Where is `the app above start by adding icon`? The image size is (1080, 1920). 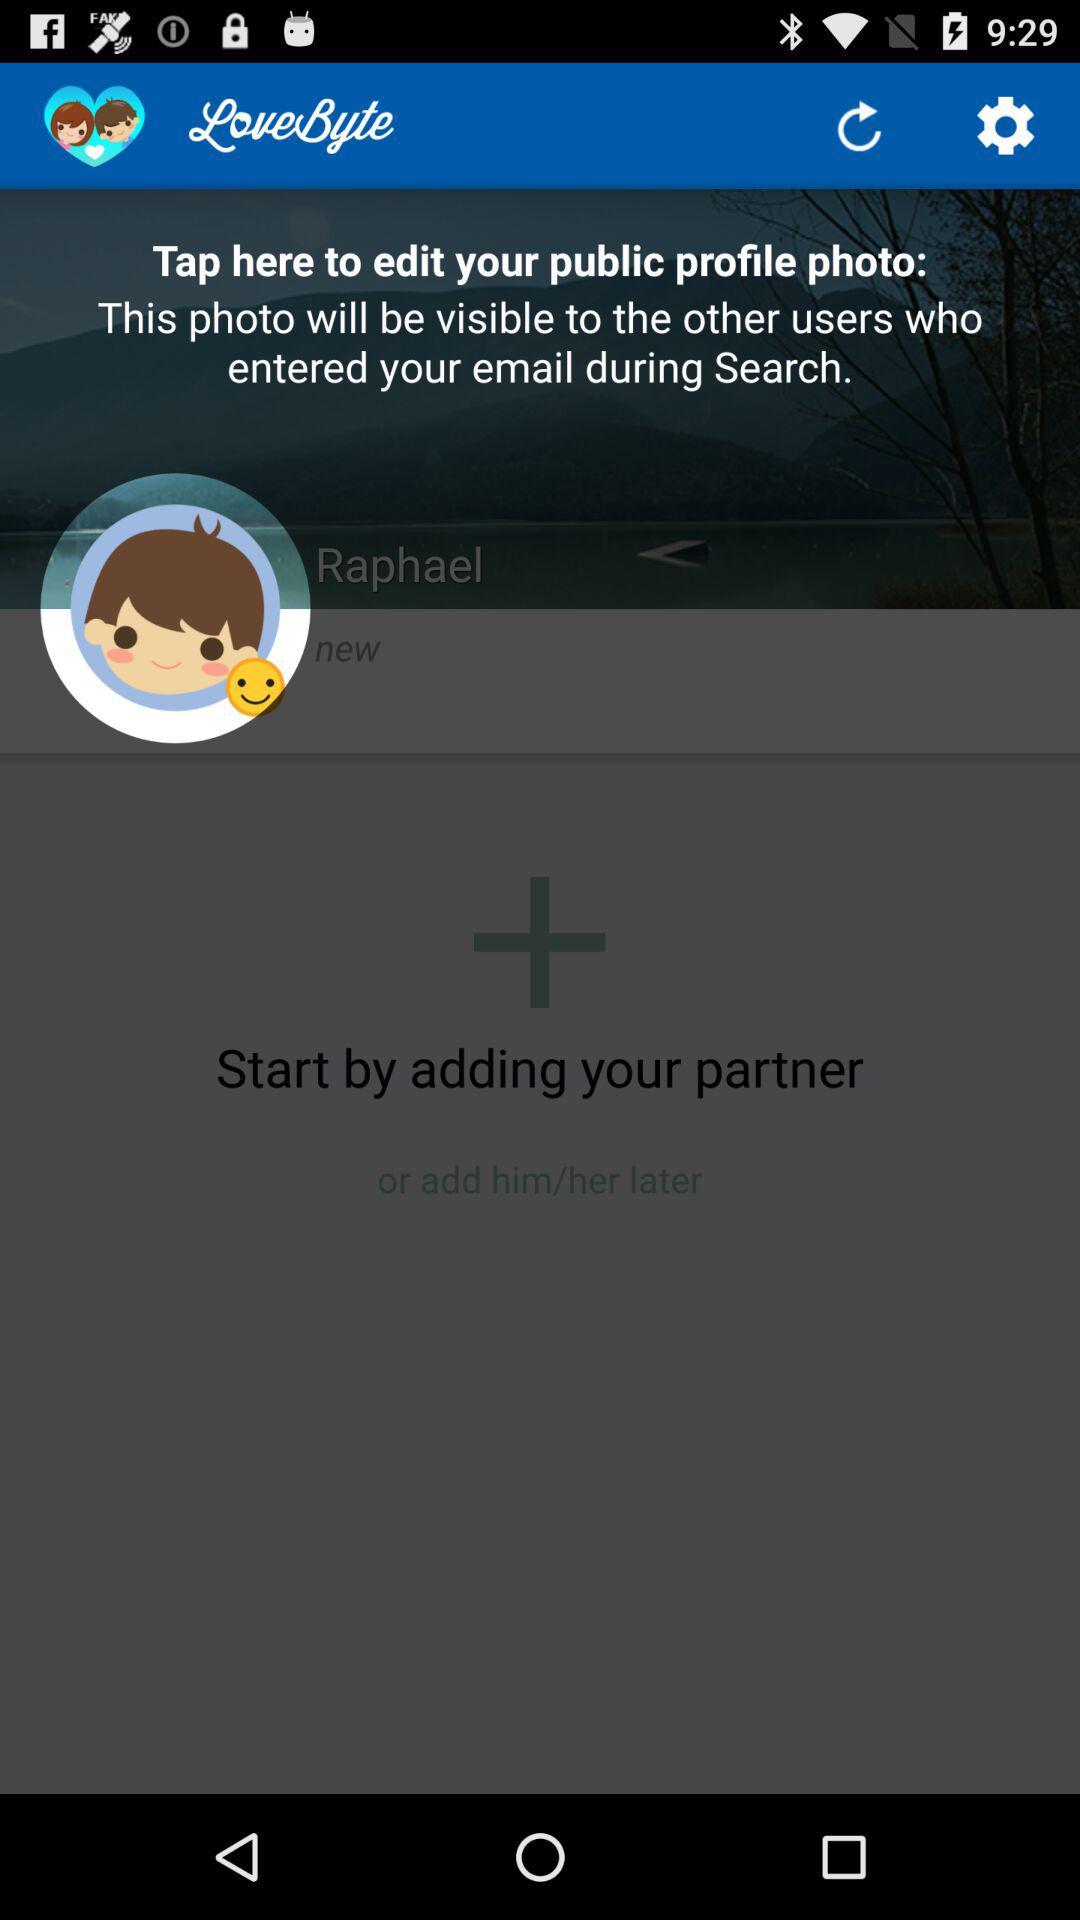
the app above start by adding icon is located at coordinates (538, 941).